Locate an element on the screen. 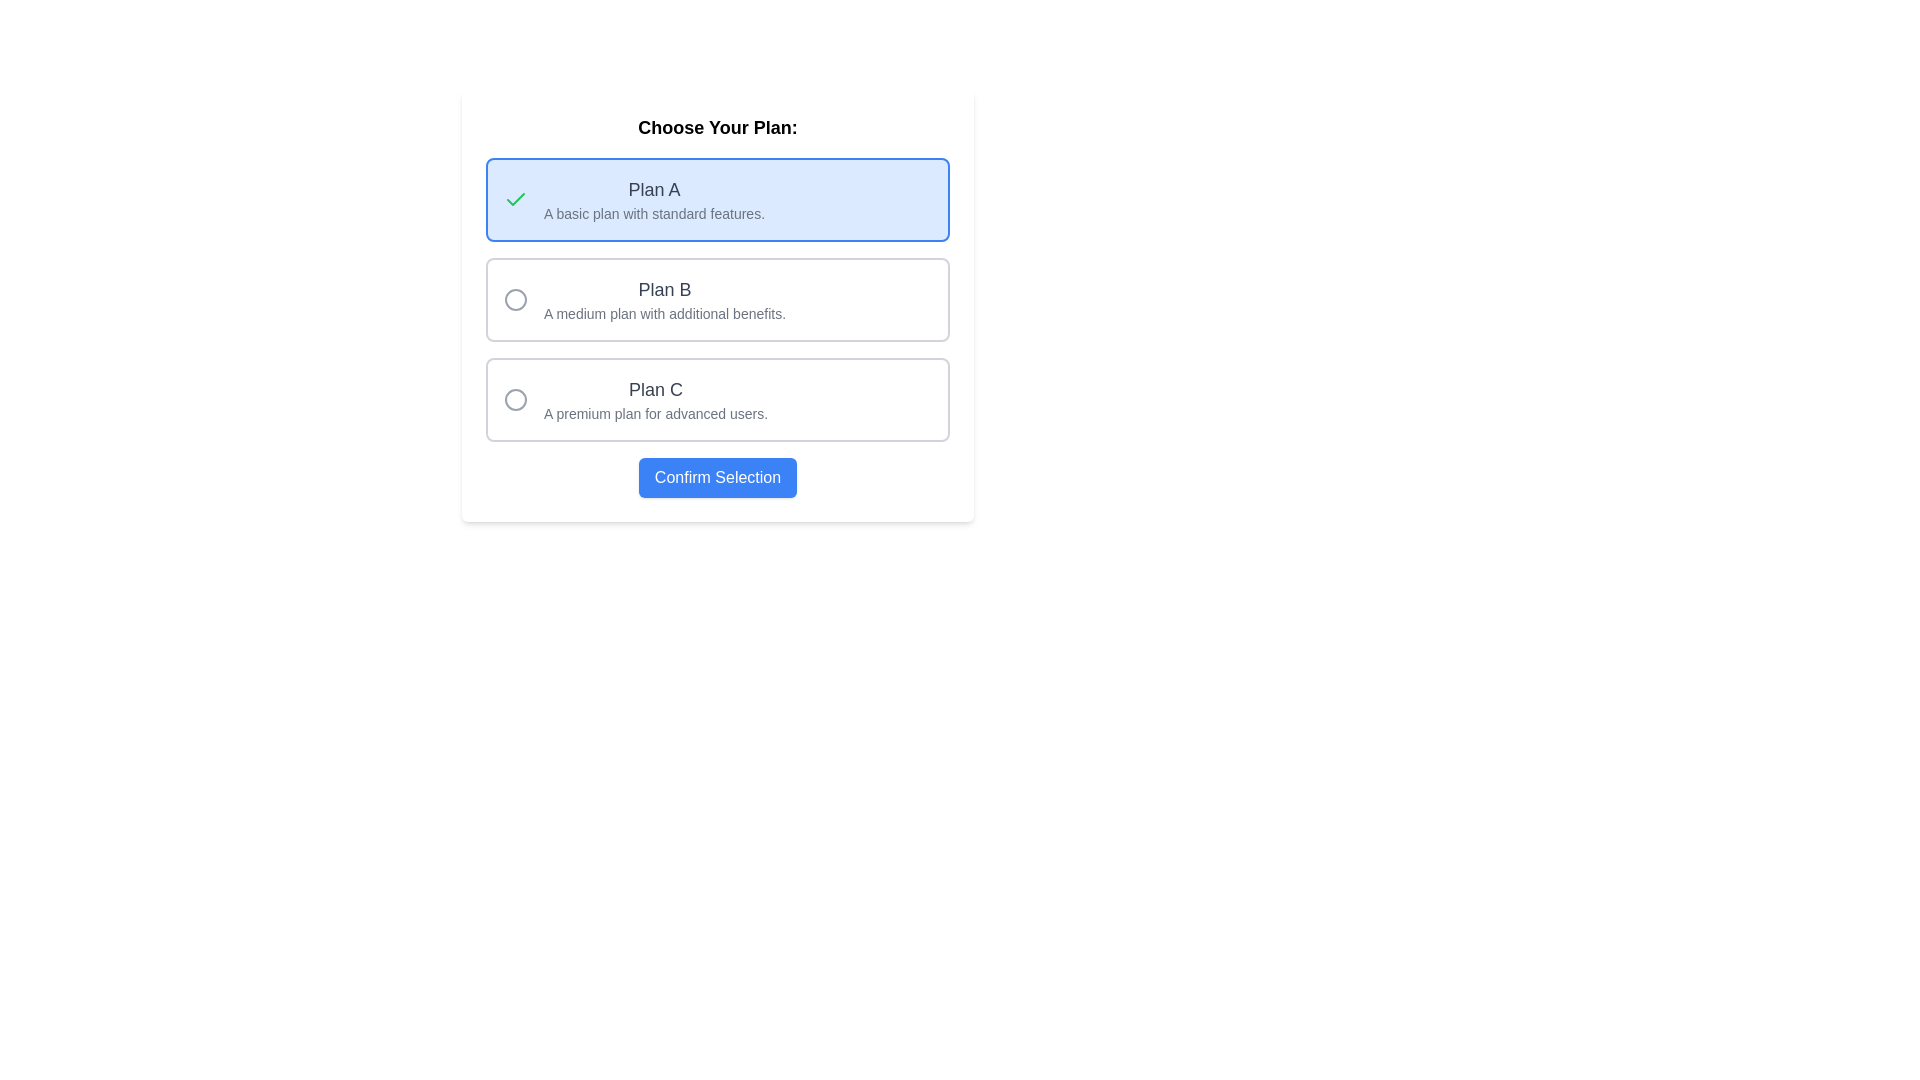 The image size is (1920, 1080). the title heading for the 'Plan C' option in the selection interface, which is located above the description text and to the right of an unselected radio button is located at coordinates (656, 389).